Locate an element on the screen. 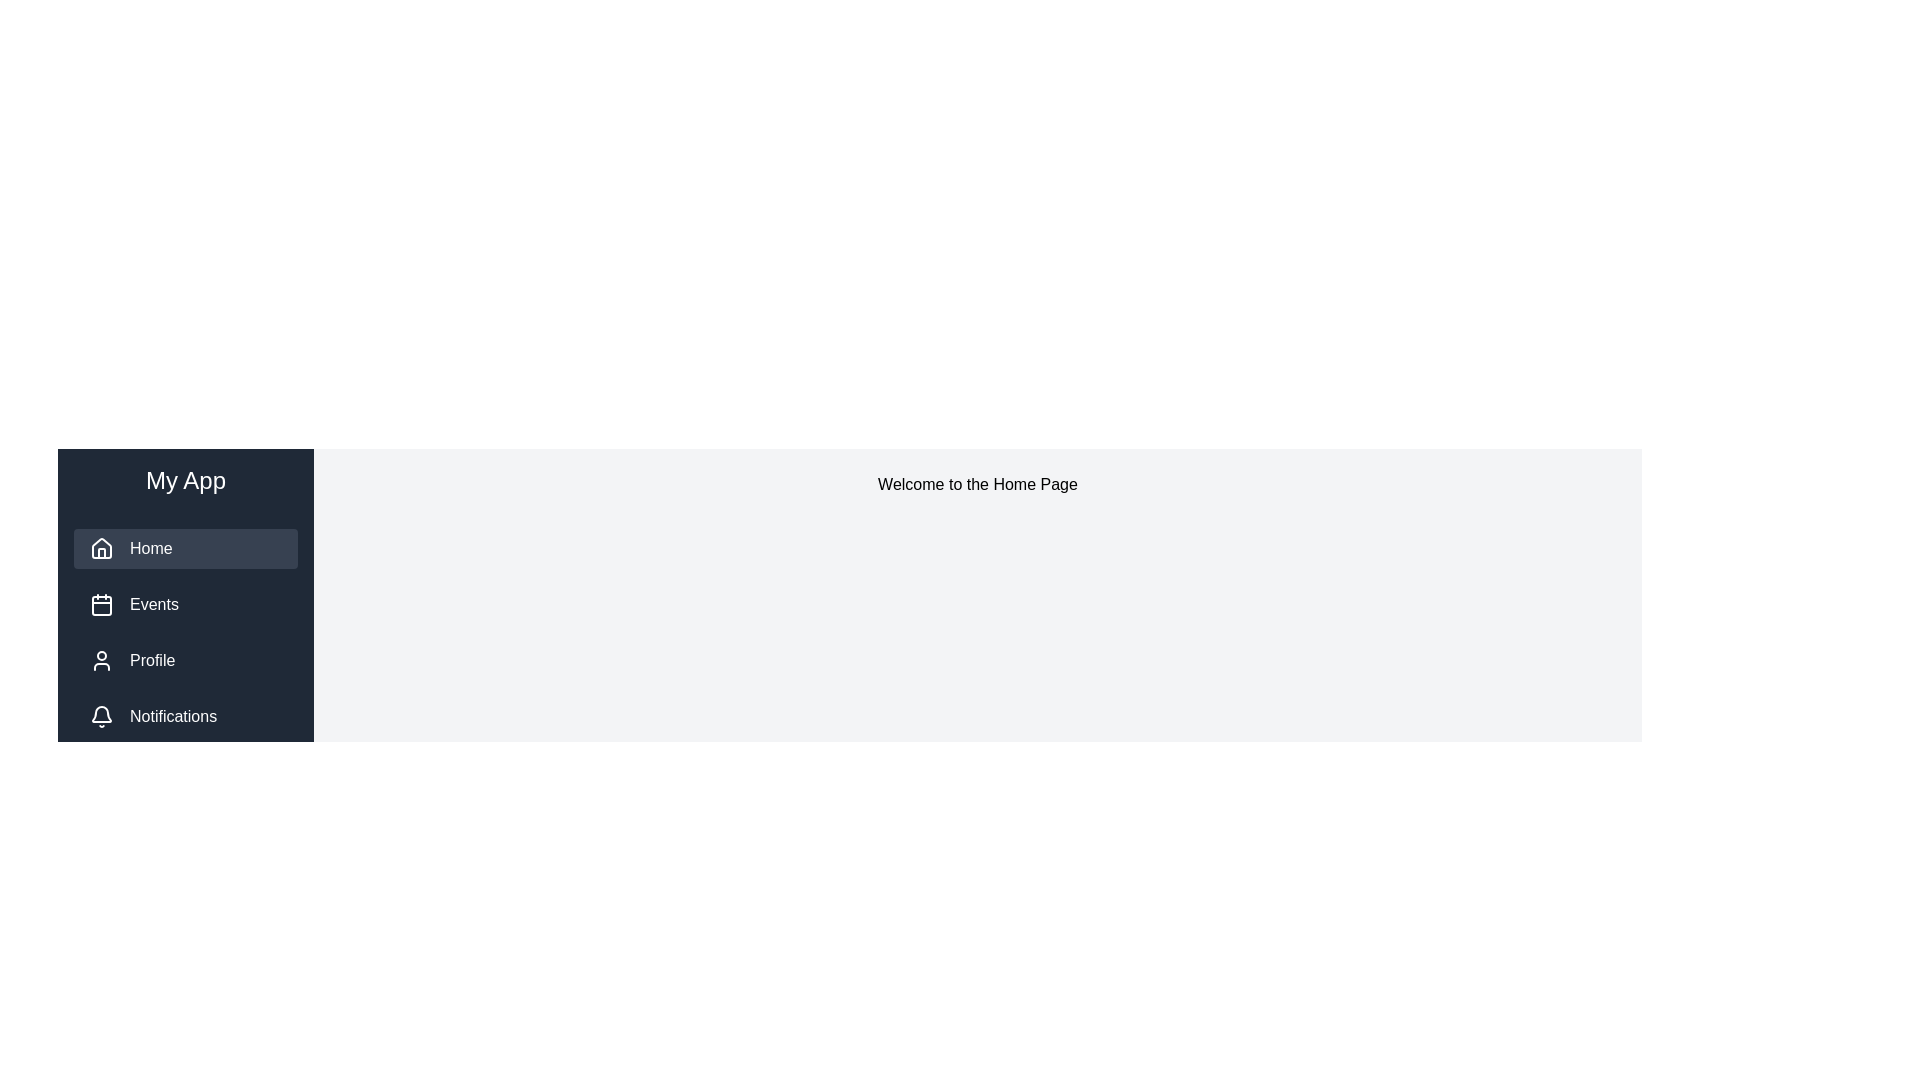 The image size is (1920, 1080). the 'Events' label in the navigation menu is located at coordinates (153, 604).